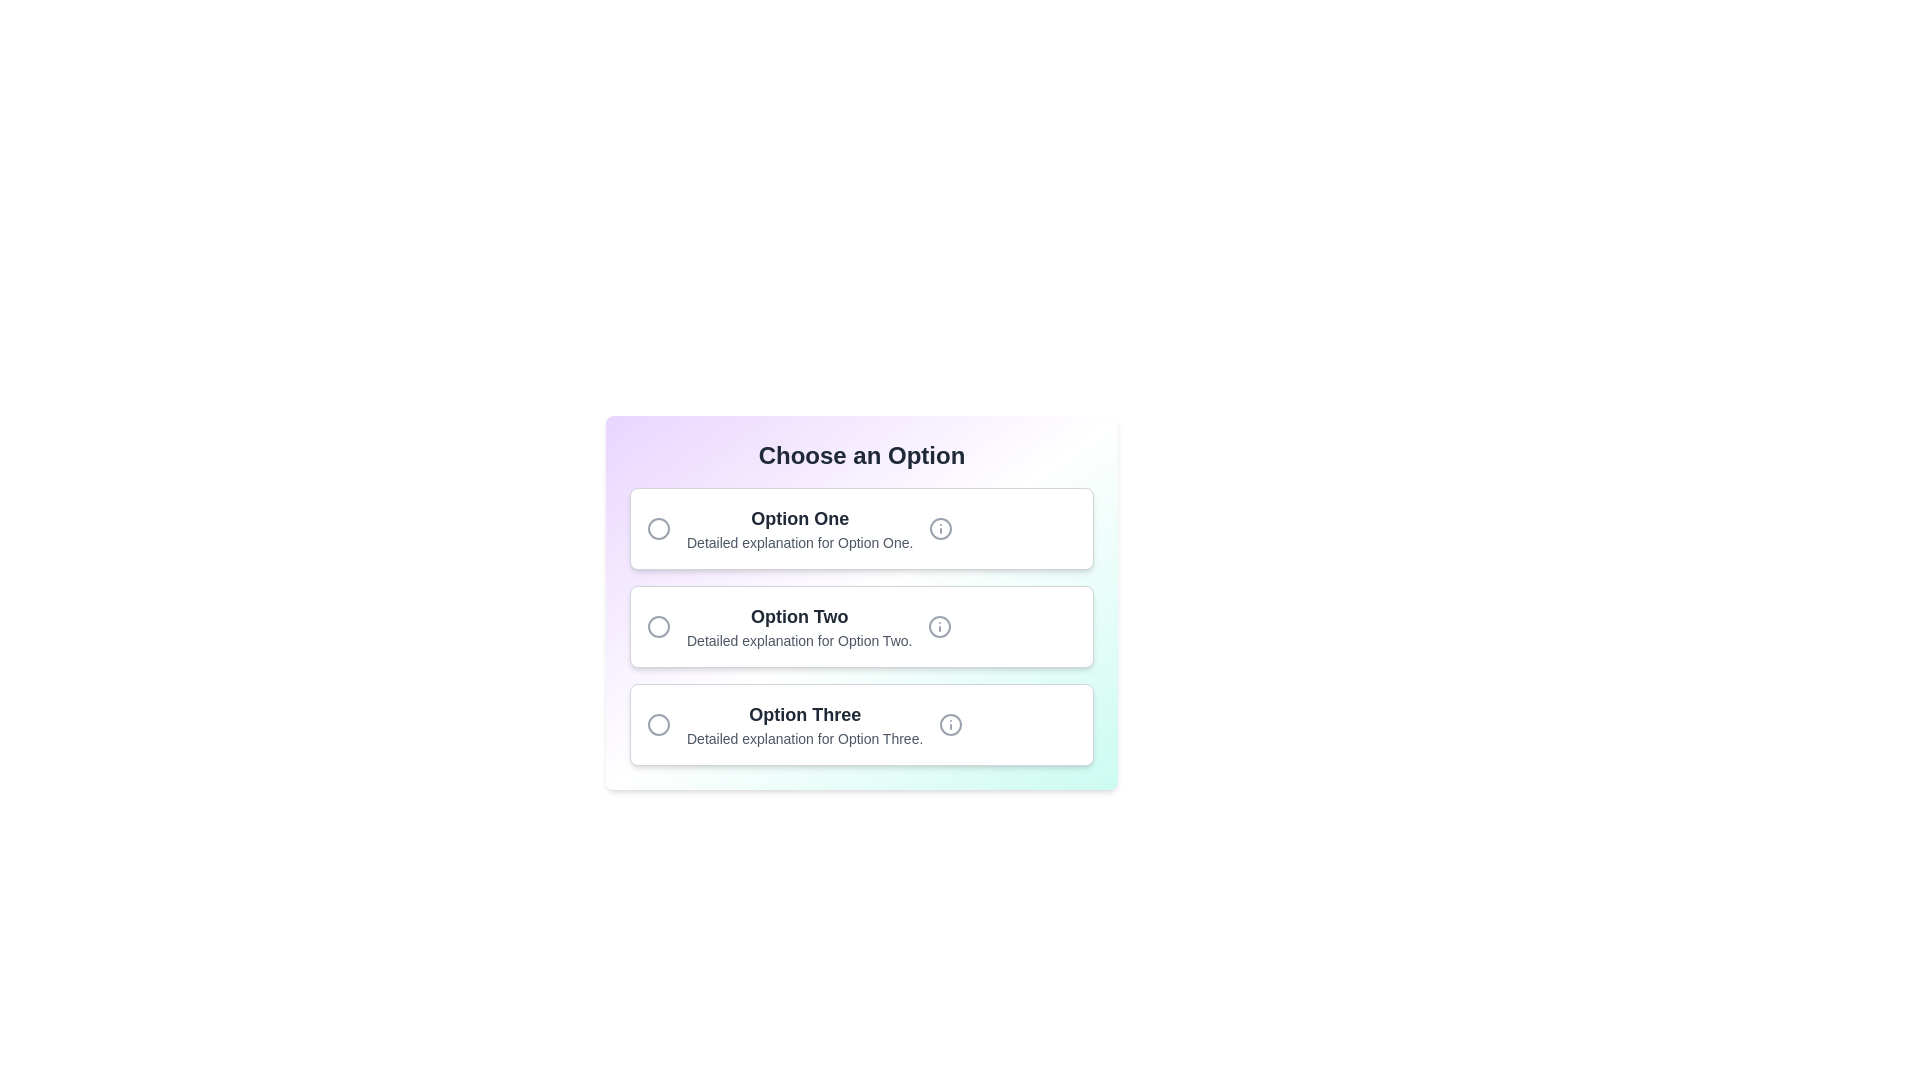 The image size is (1920, 1080). Describe the element at coordinates (940, 527) in the screenshot. I see `the SVG circle located to the far right of 'Option One', which serves as a decorative or functional part of the interface` at that location.